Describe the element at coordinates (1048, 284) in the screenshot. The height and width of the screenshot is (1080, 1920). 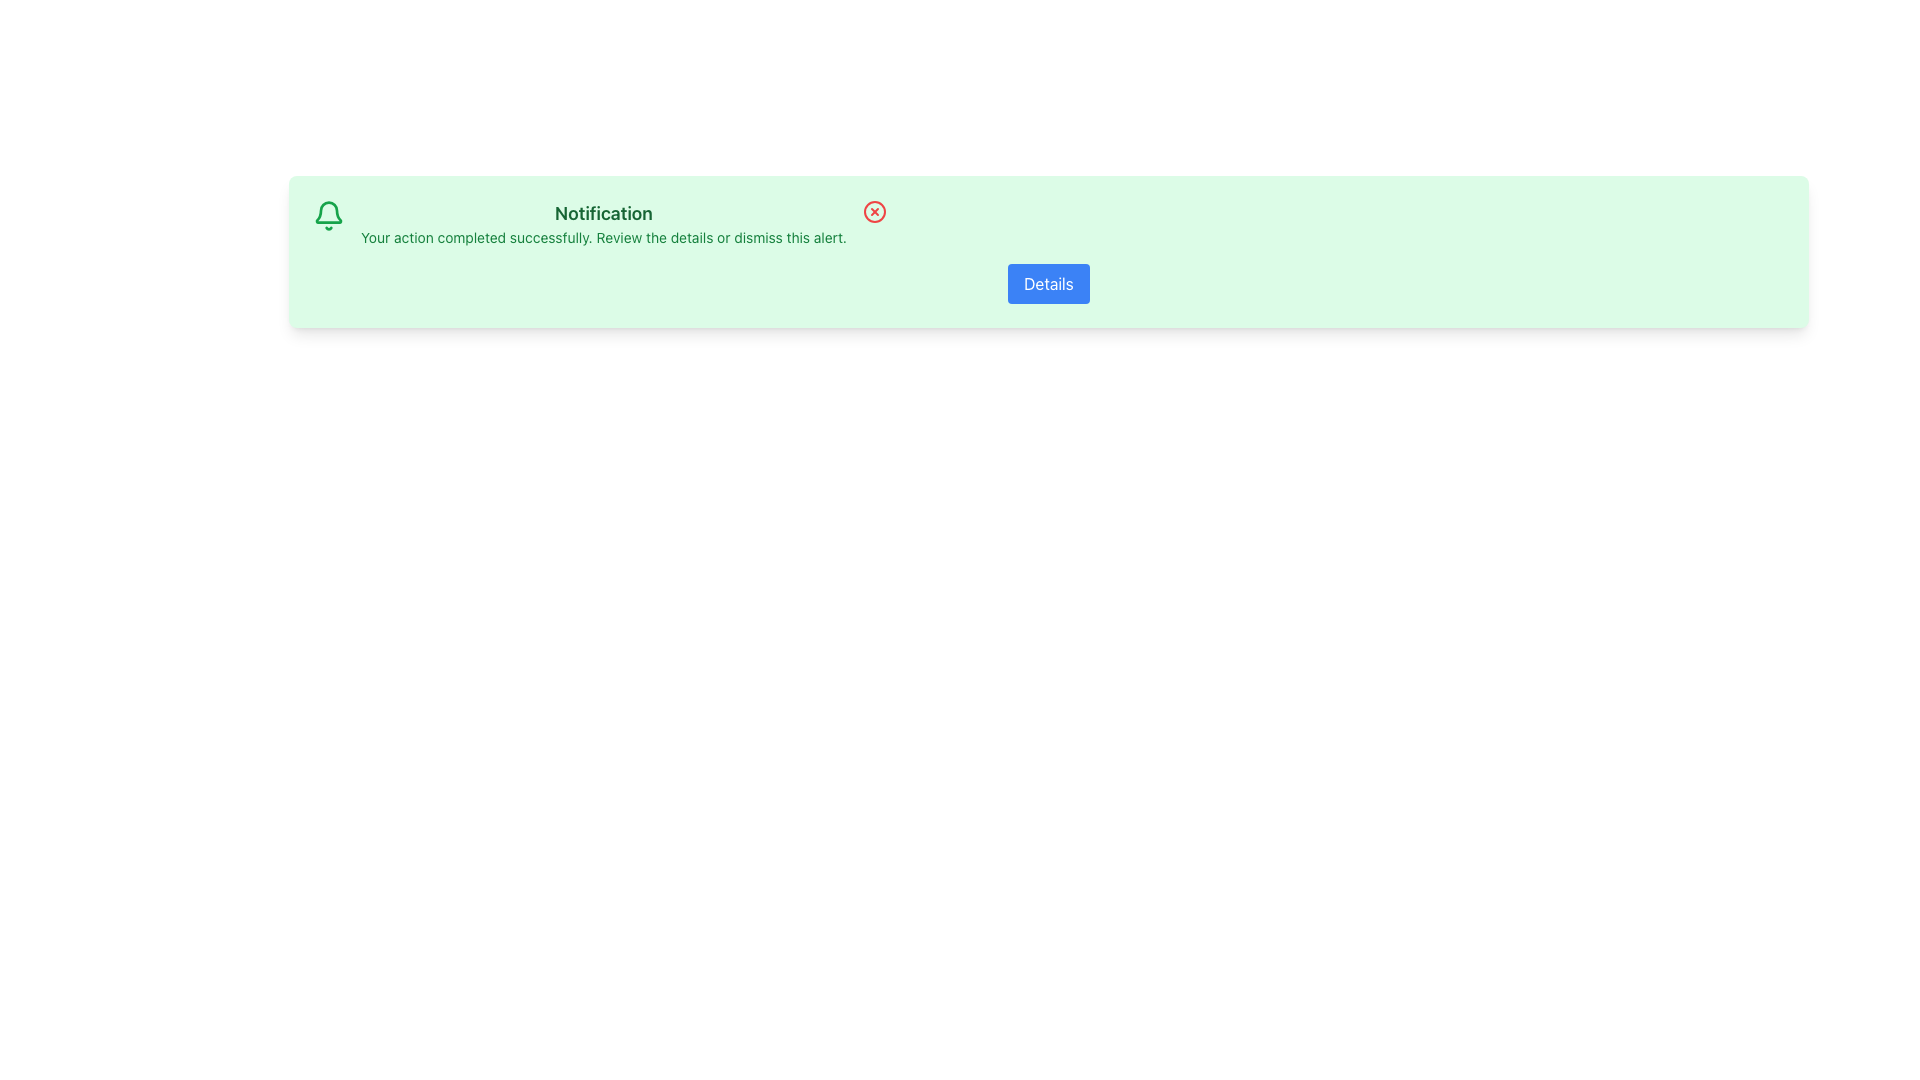
I see `the 'Details' button with a blue background and white text to observe the visual change in its appearance` at that location.